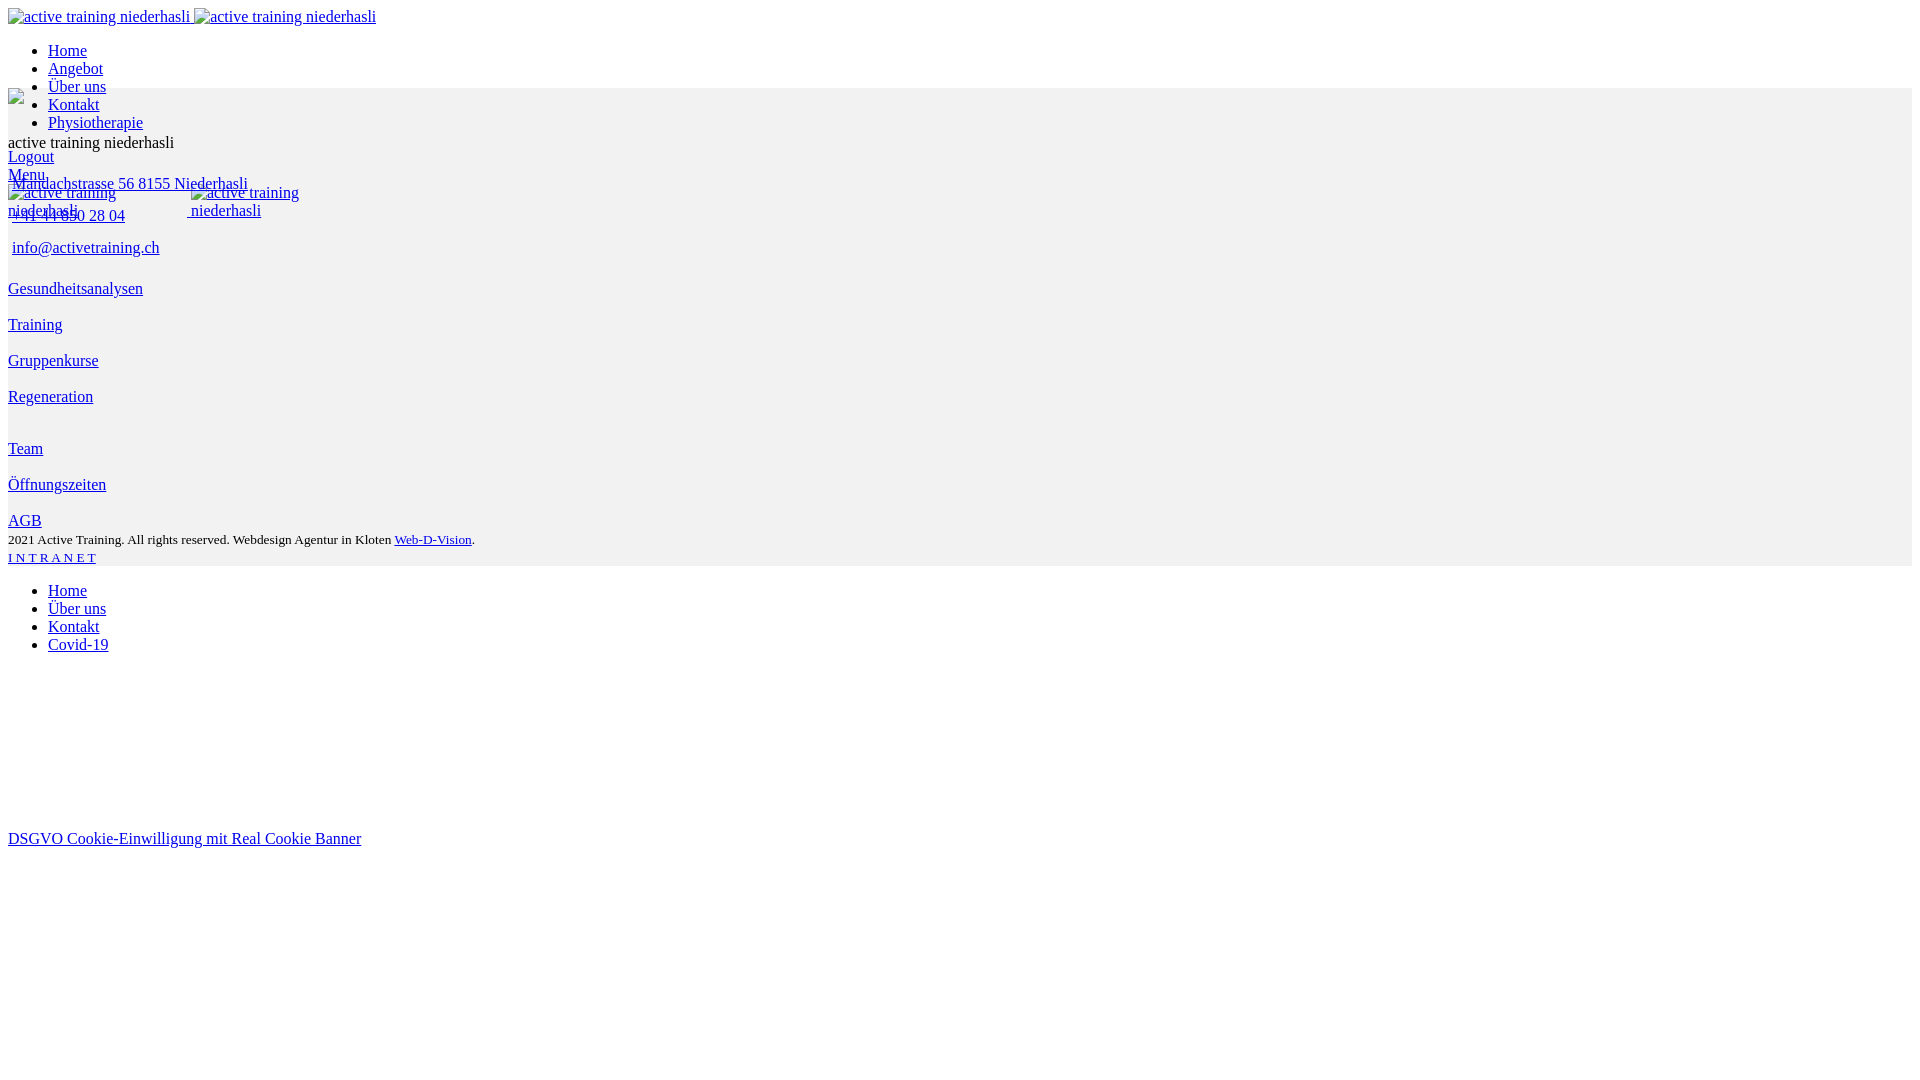 This screenshot has height=1080, width=1920. I want to click on 'Web-D-Vision', so click(431, 538).